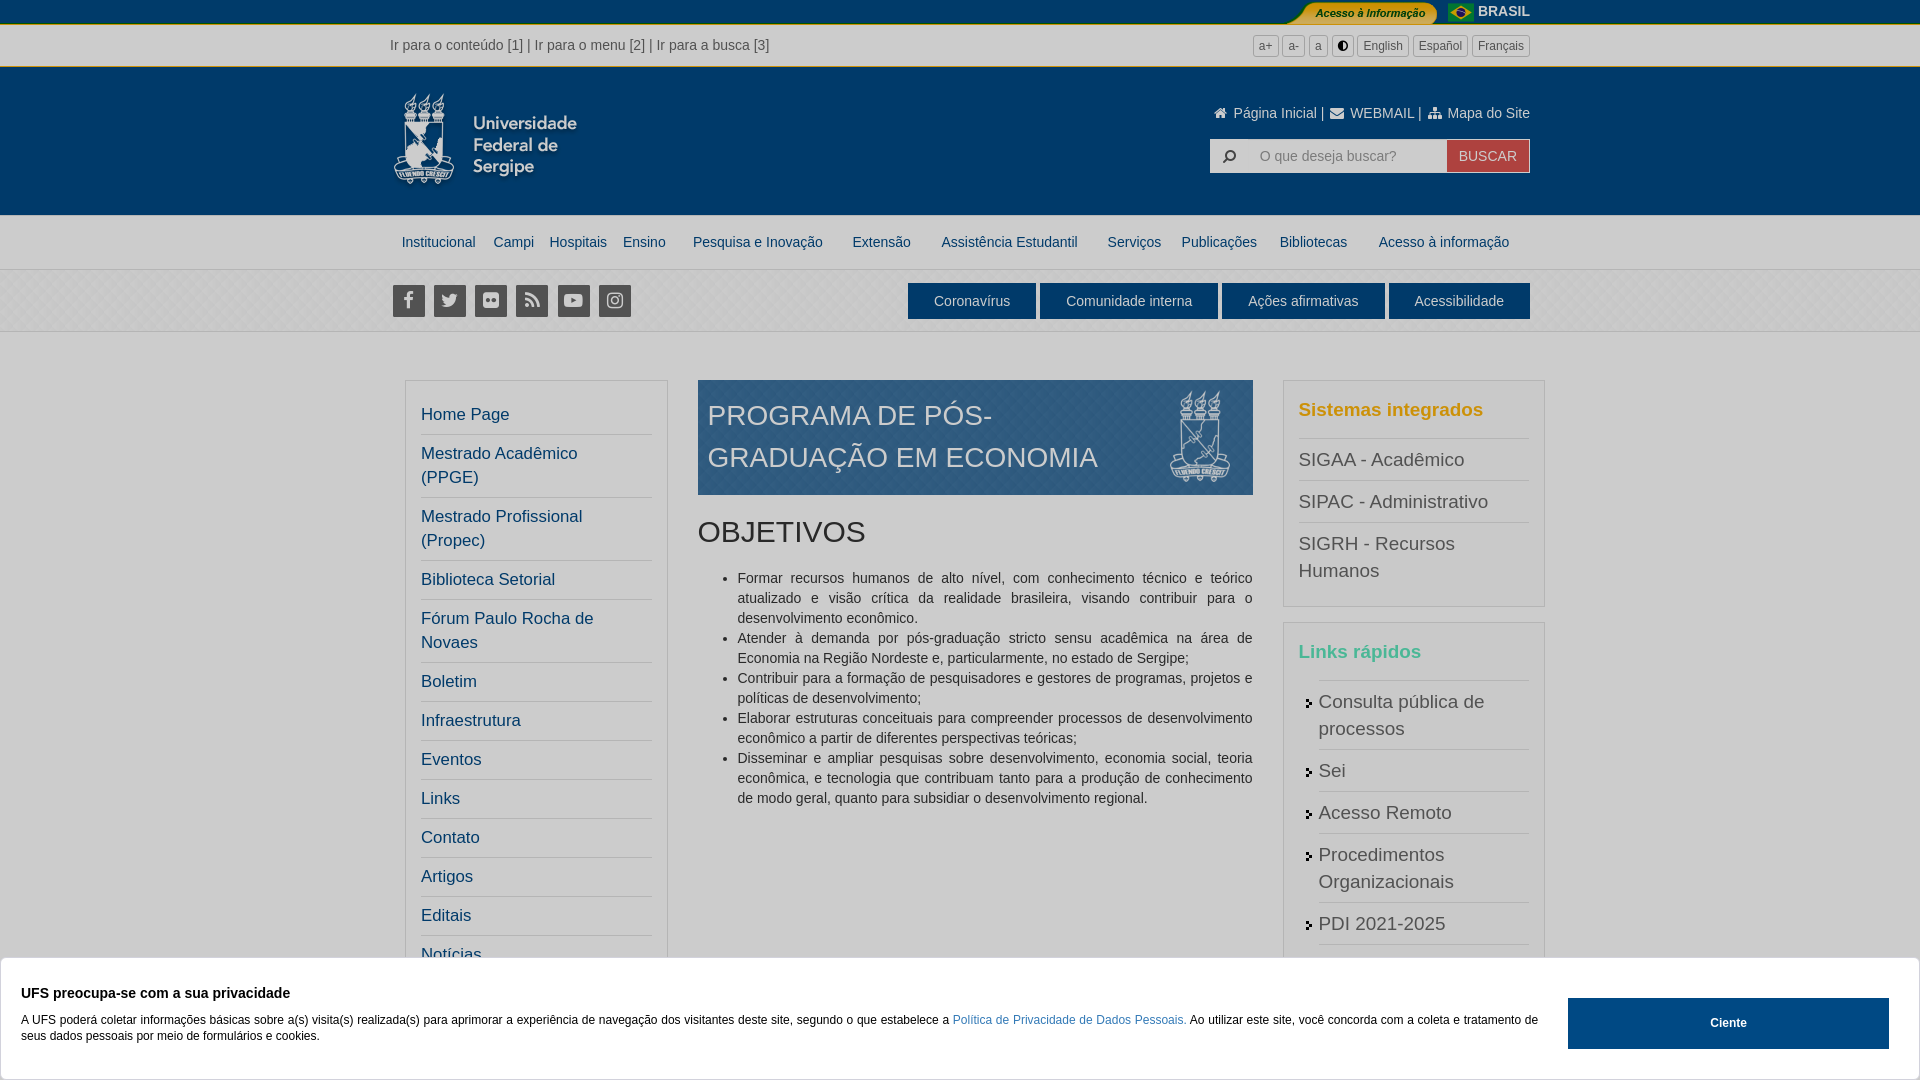 The image size is (1920, 1080). Describe the element at coordinates (449, 837) in the screenshot. I see `'Contato'` at that location.